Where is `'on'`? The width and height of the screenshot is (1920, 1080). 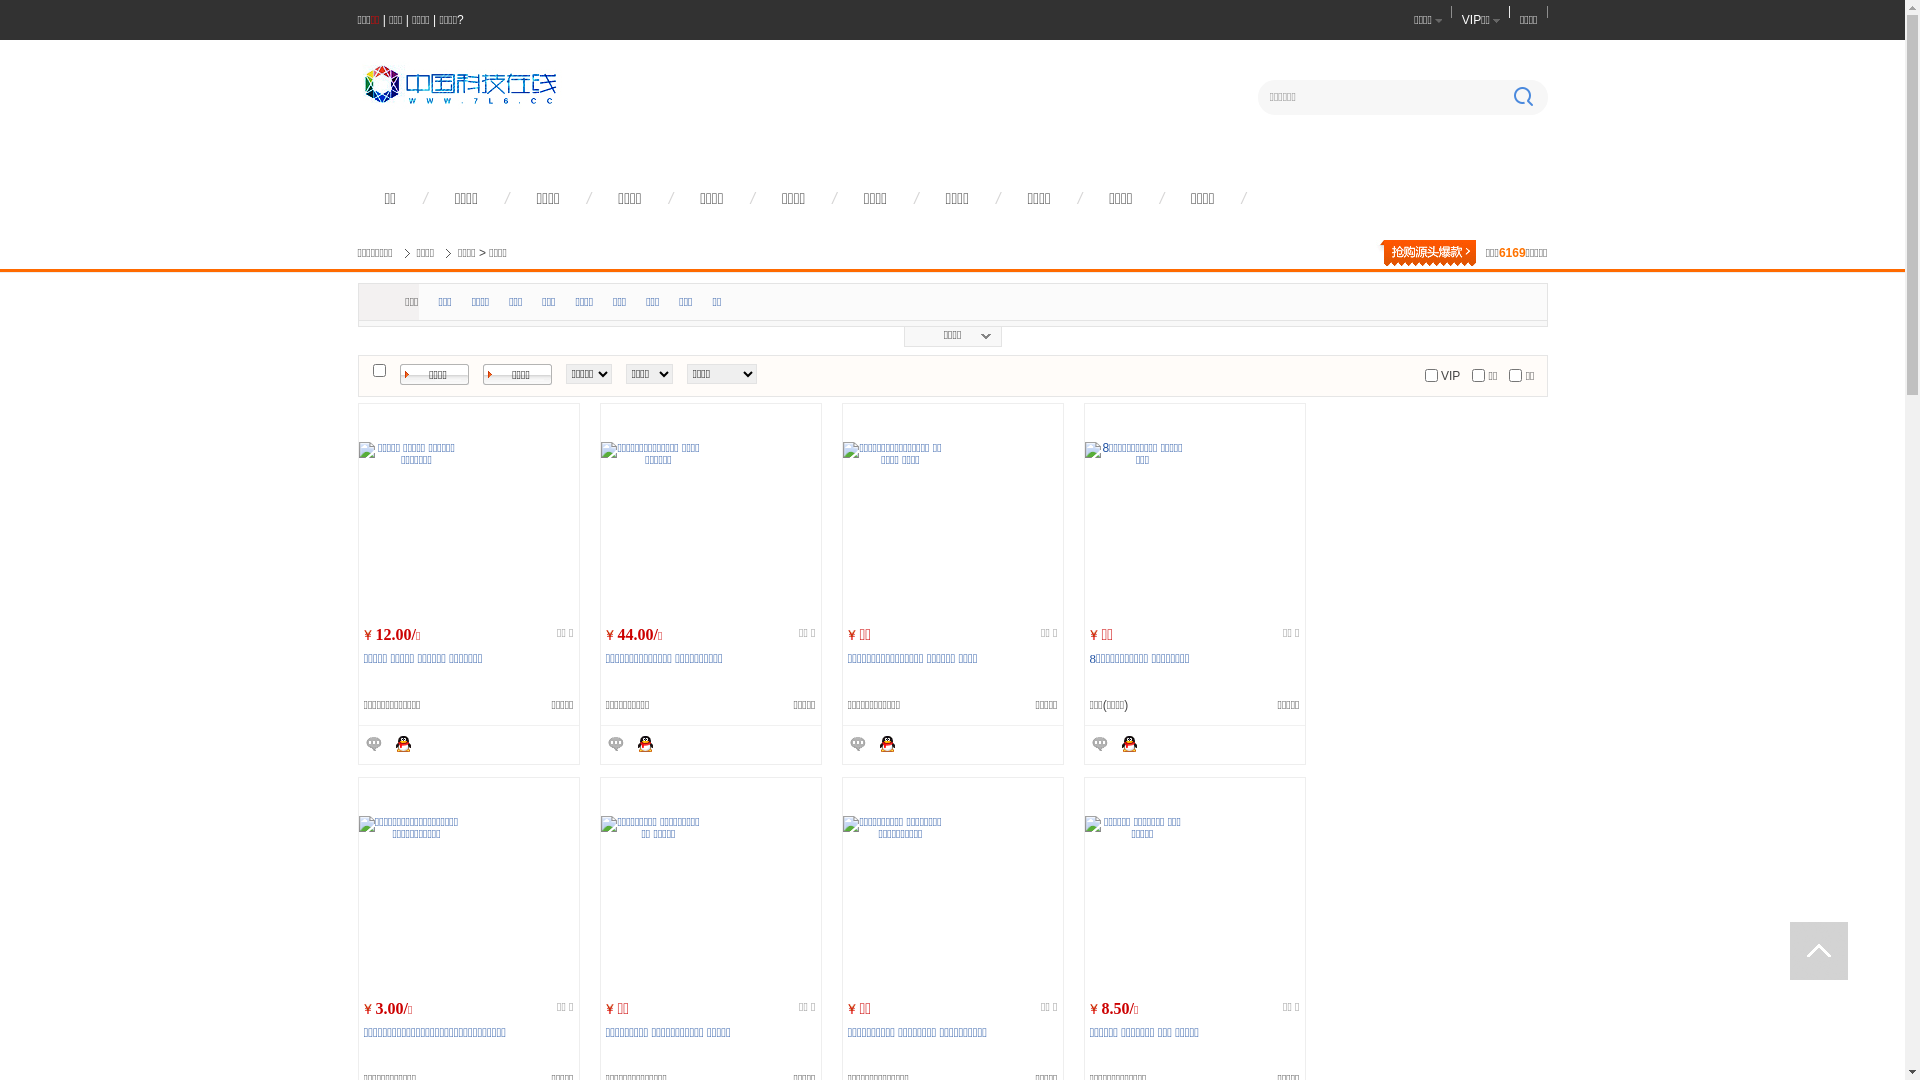
'on' is located at coordinates (1515, 375).